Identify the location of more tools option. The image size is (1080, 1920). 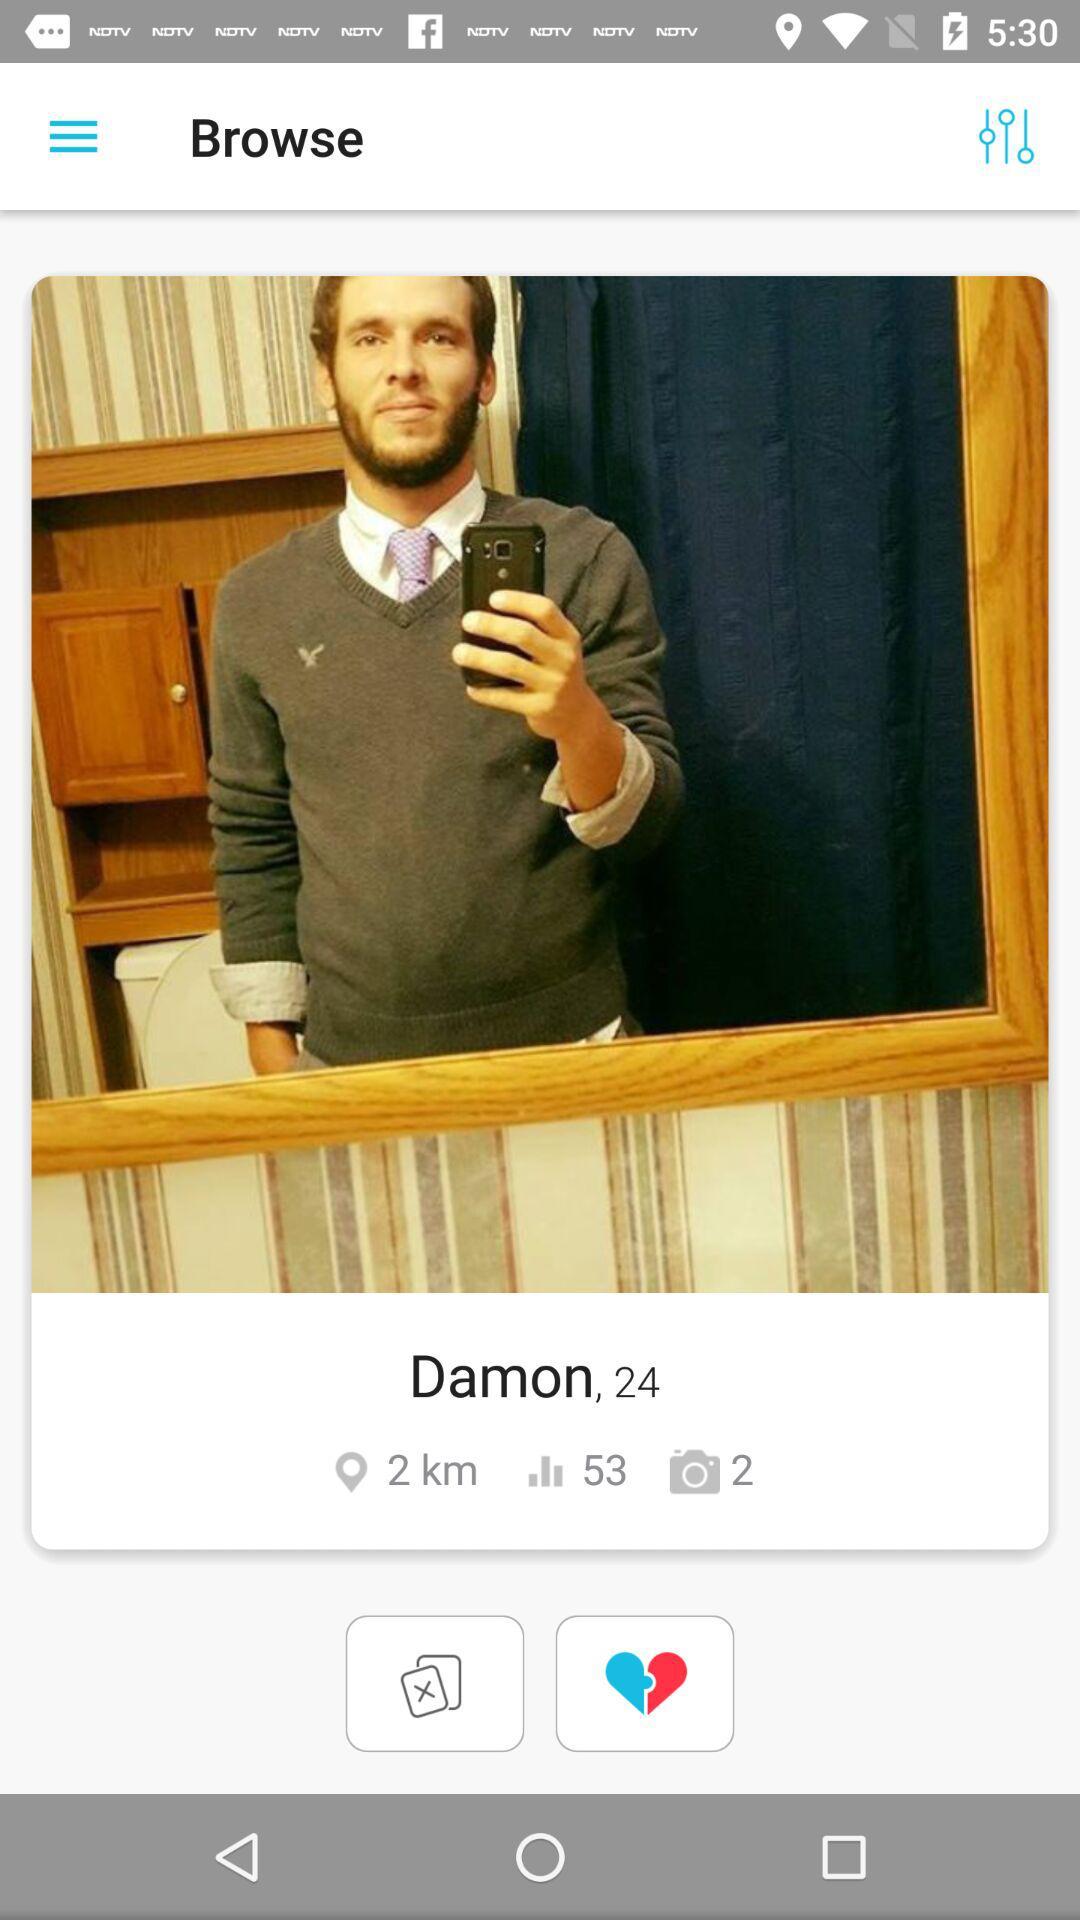
(72, 135).